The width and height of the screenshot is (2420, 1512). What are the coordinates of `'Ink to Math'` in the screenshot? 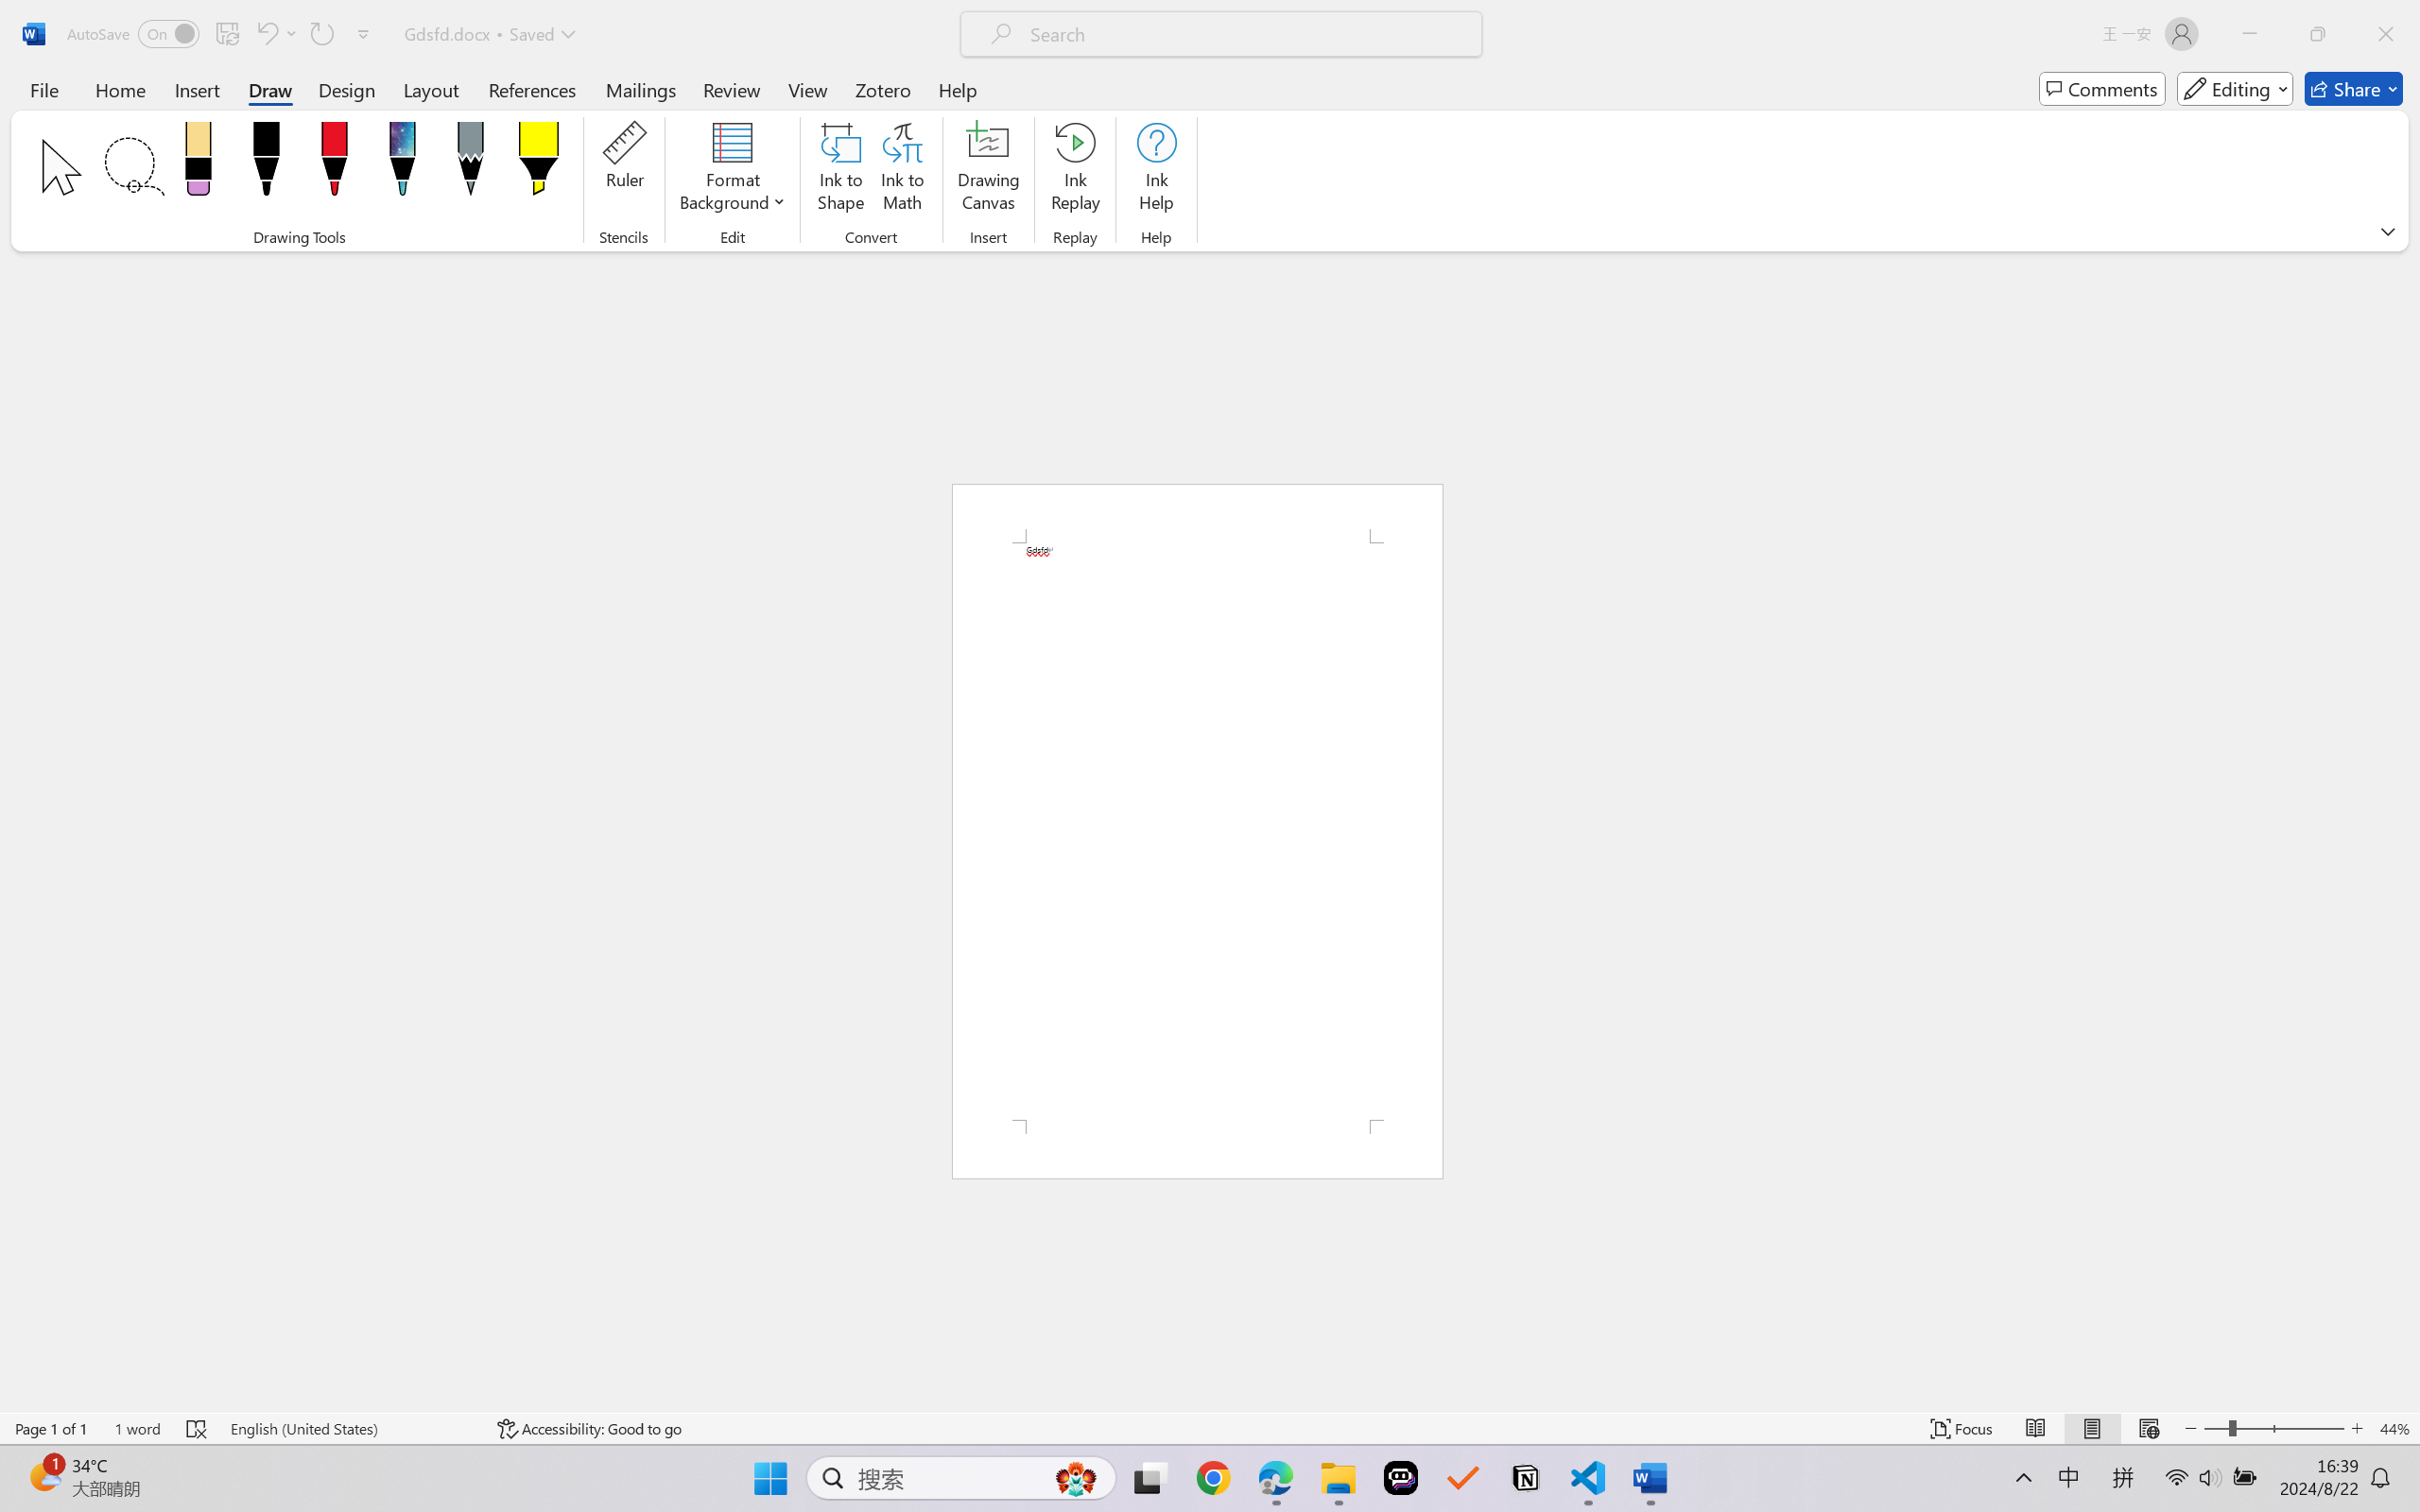 It's located at (902, 170).